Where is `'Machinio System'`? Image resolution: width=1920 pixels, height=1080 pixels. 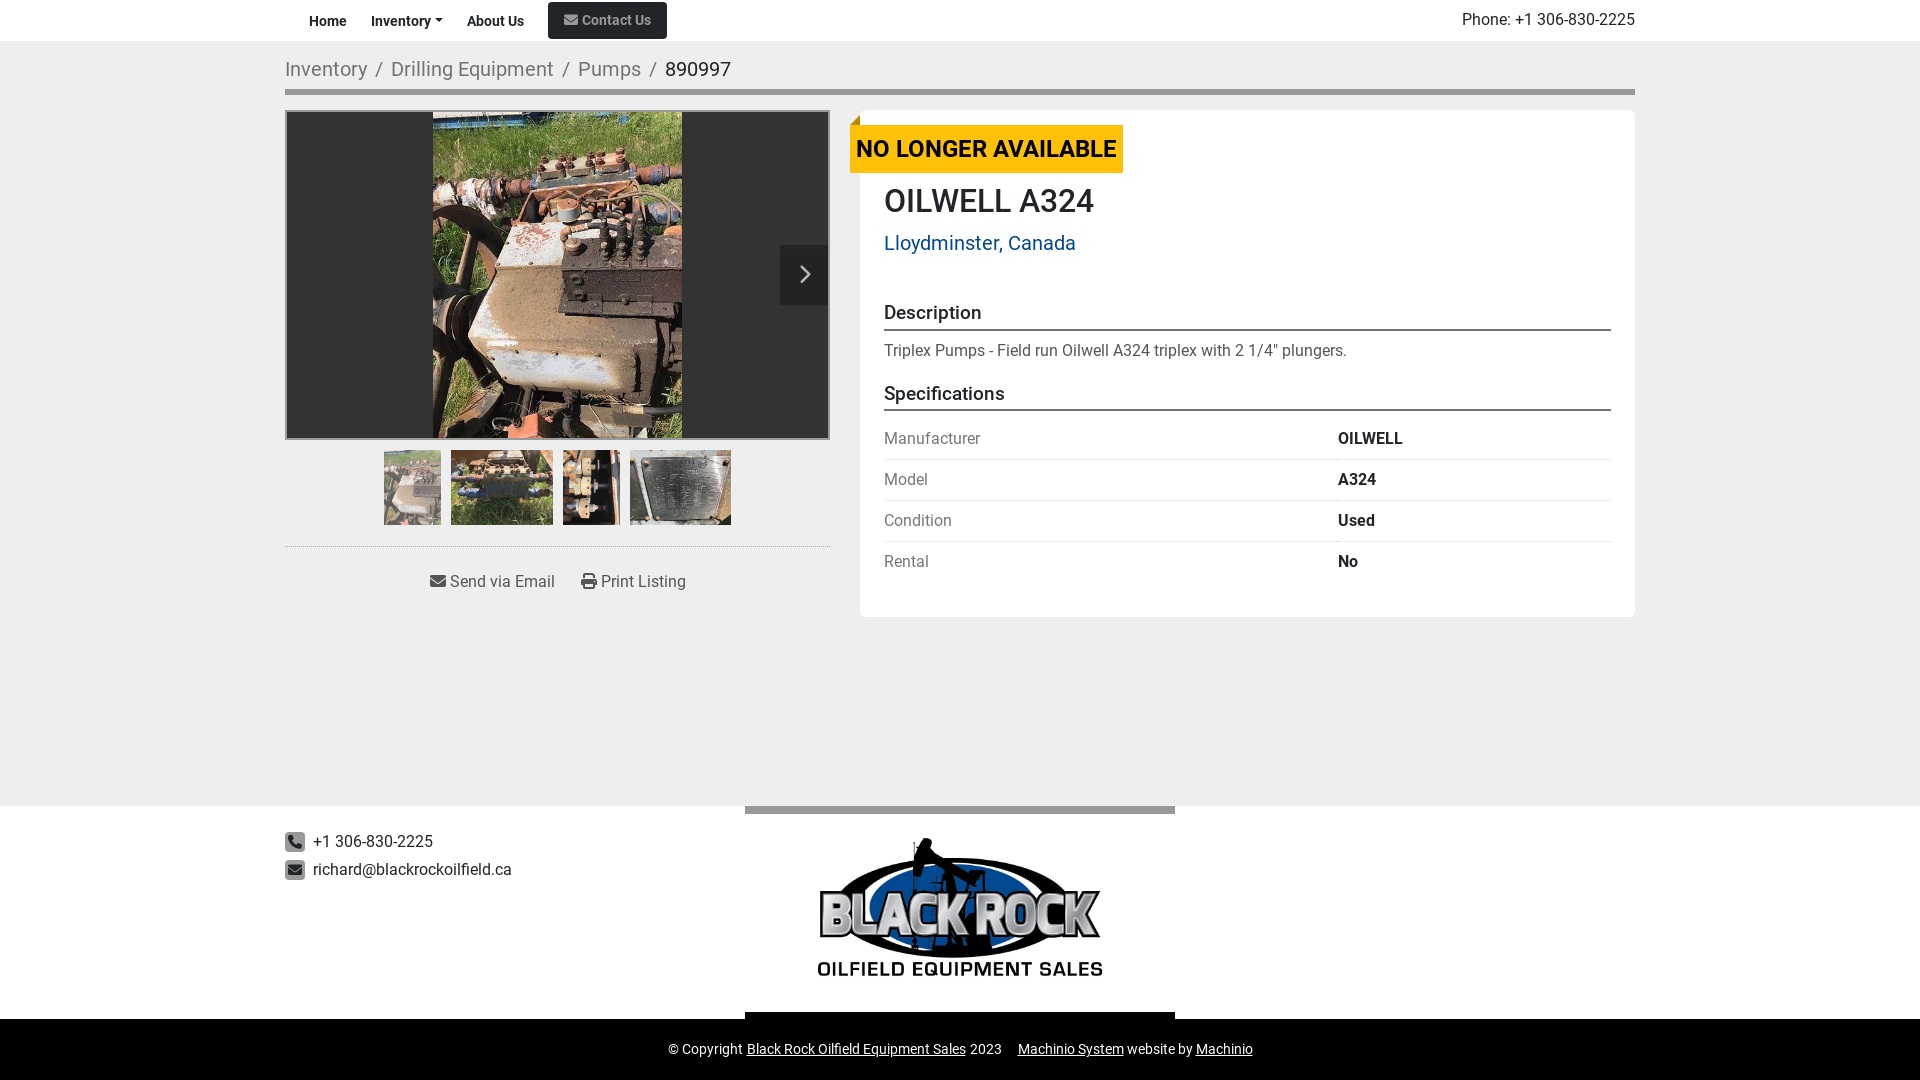 'Machinio System' is located at coordinates (1017, 1048).